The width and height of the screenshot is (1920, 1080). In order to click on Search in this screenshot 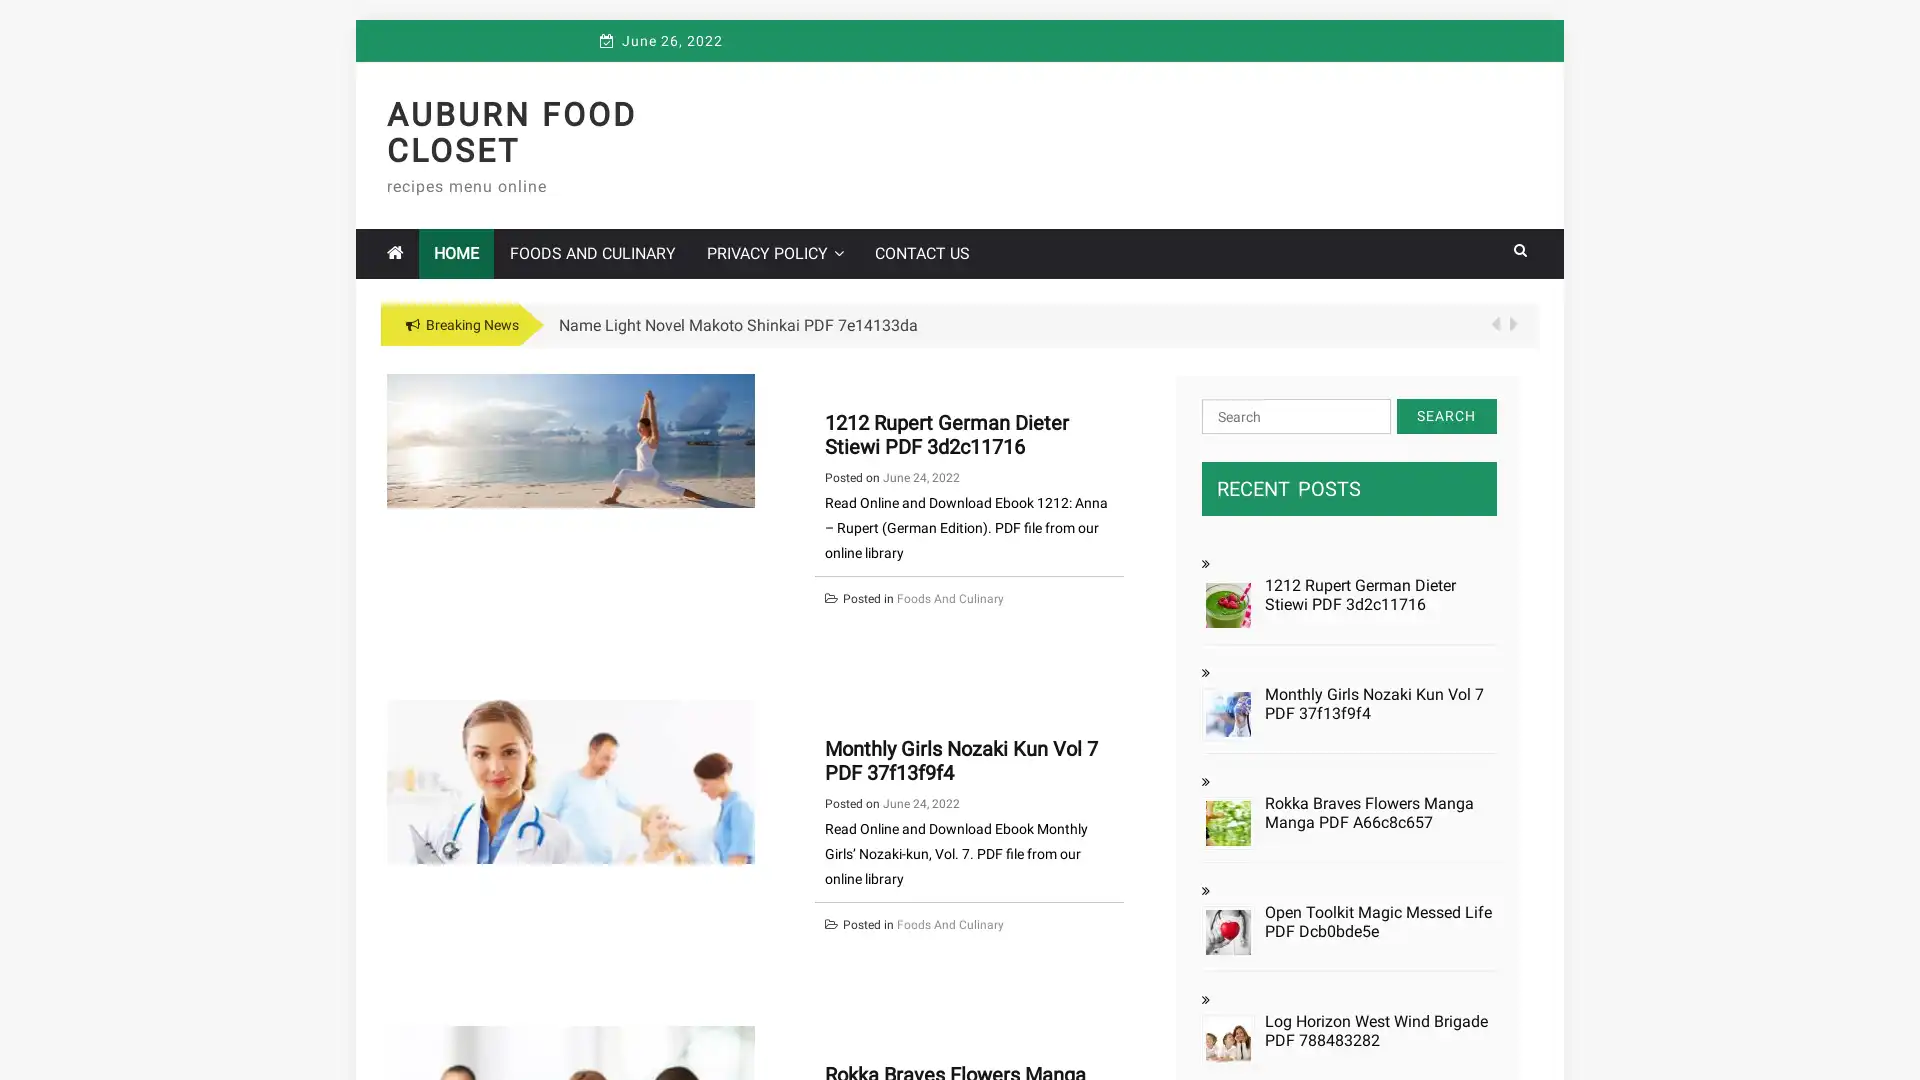, I will do `click(1445, 415)`.